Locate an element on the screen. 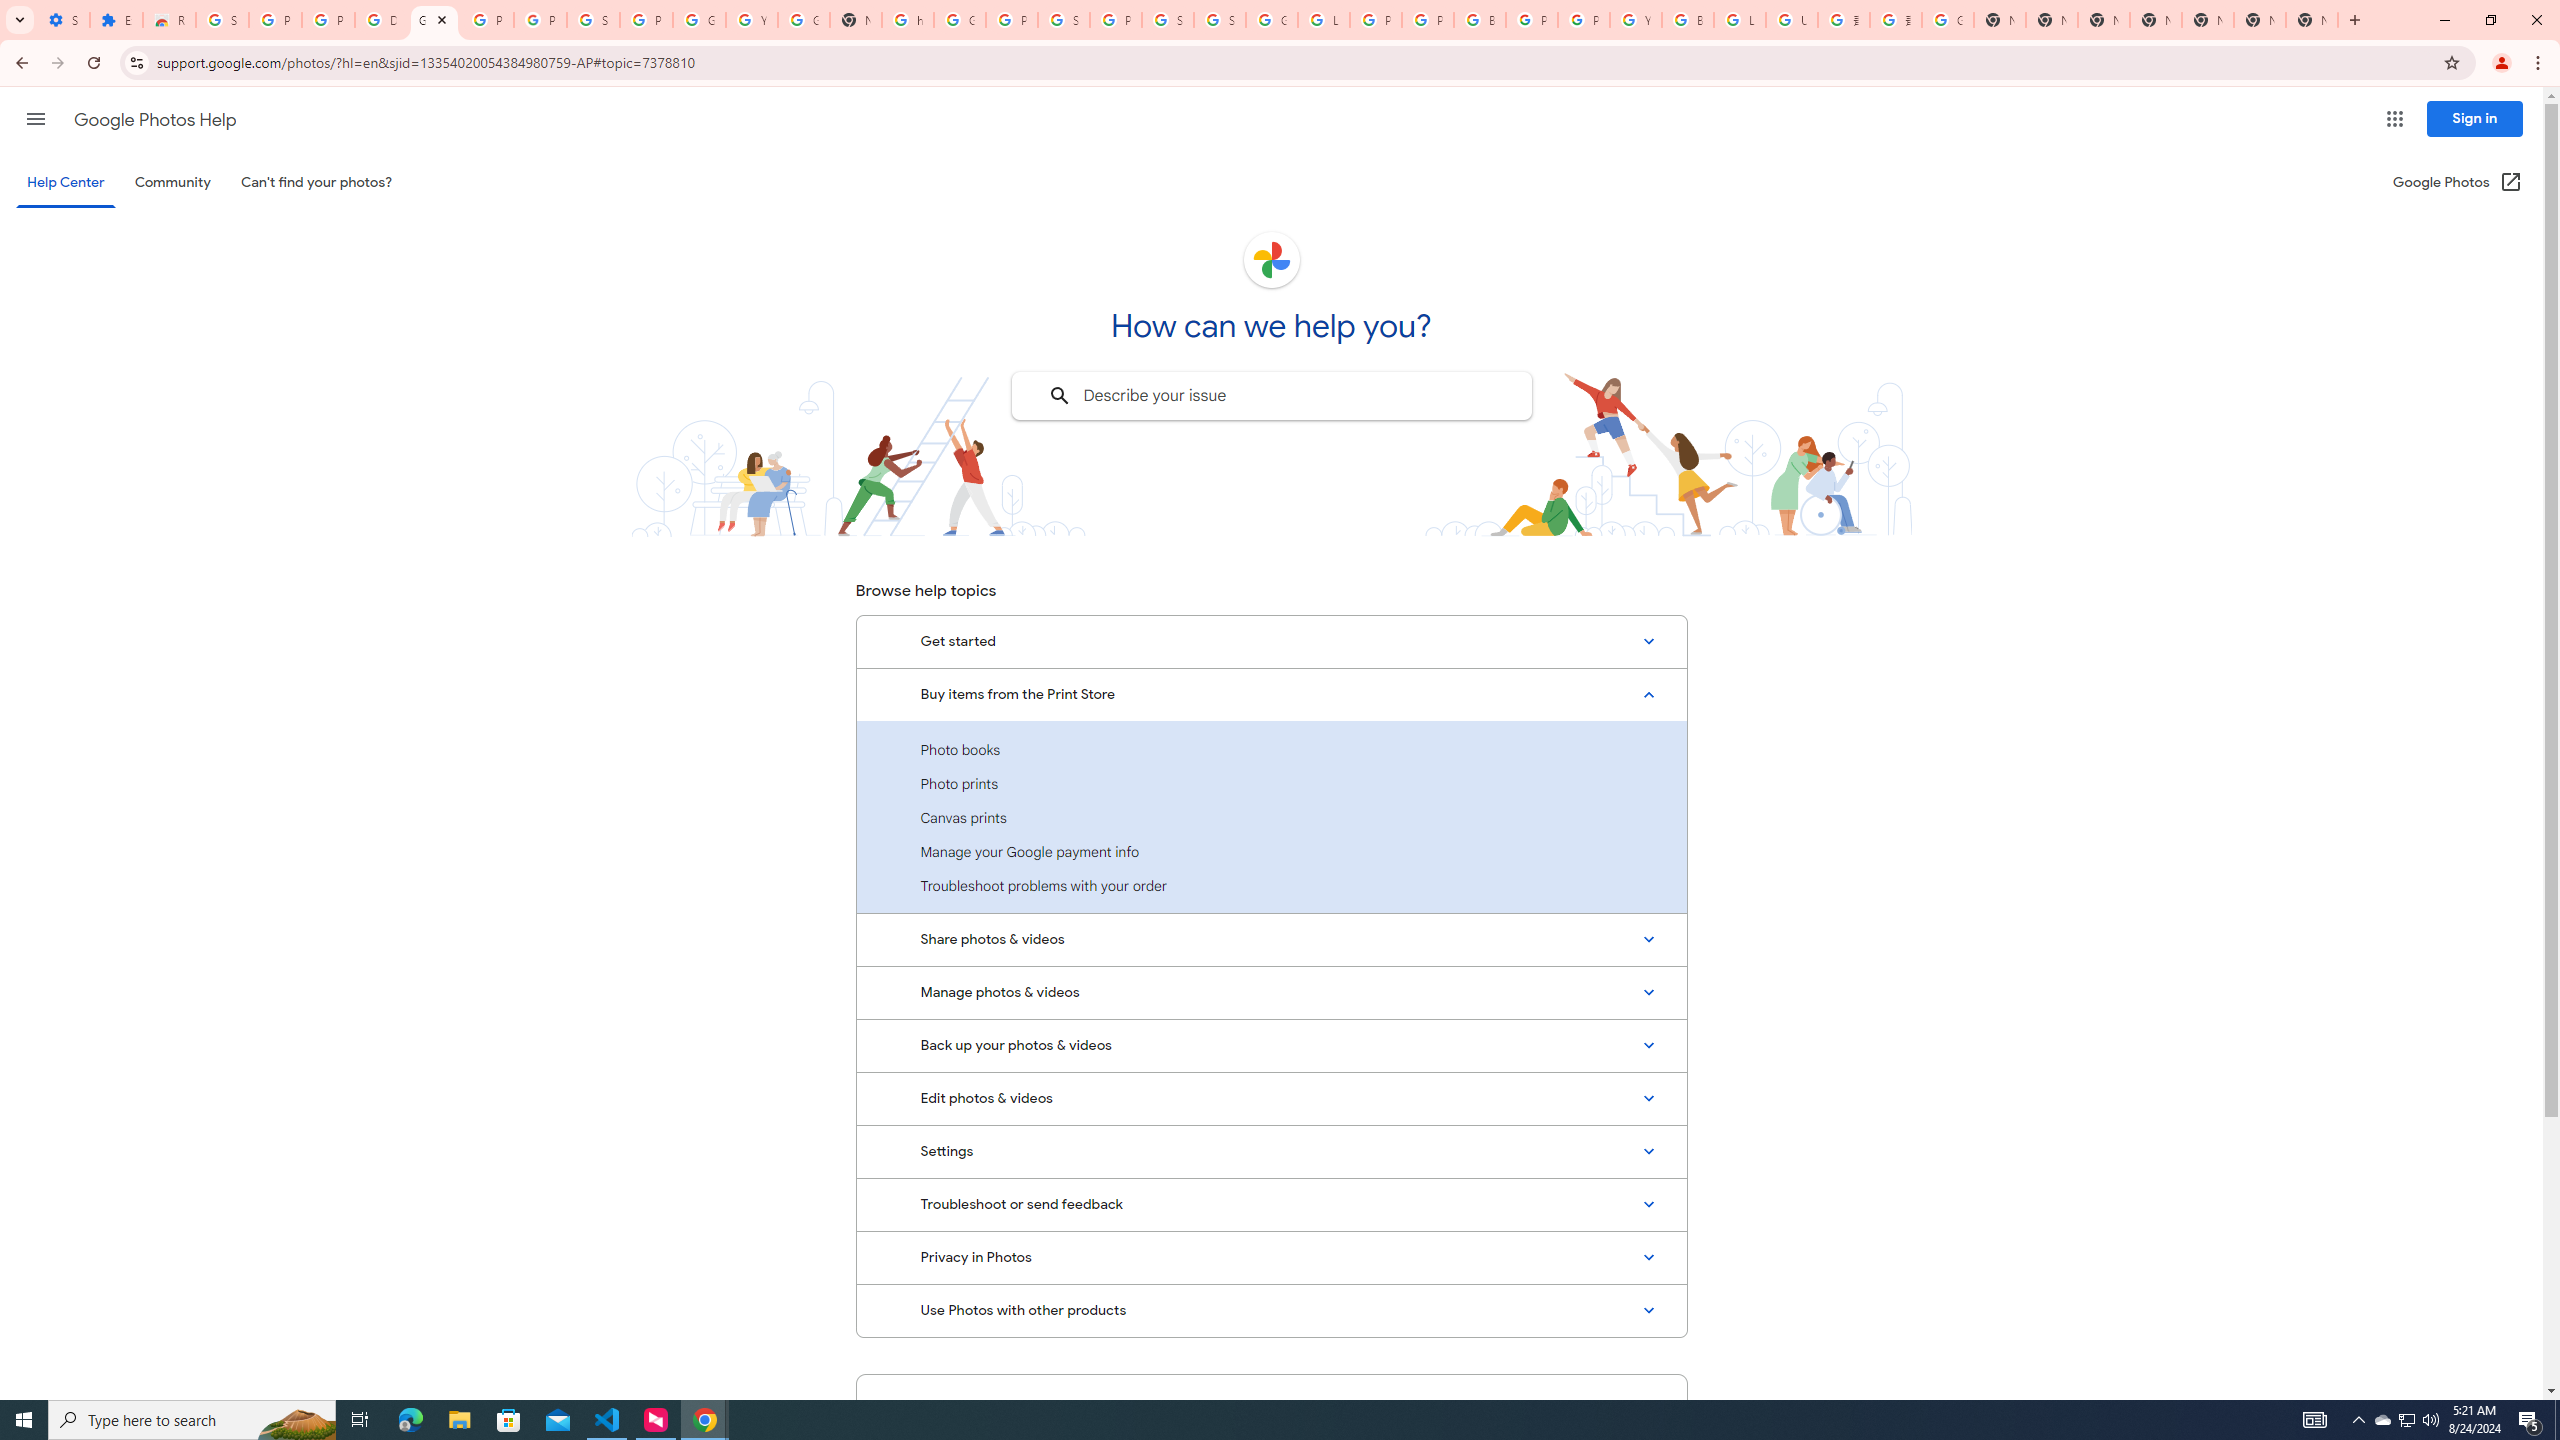 Image resolution: width=2560 pixels, height=1440 pixels. 'Troubleshoot or send feedback' is located at coordinates (1271, 1205).